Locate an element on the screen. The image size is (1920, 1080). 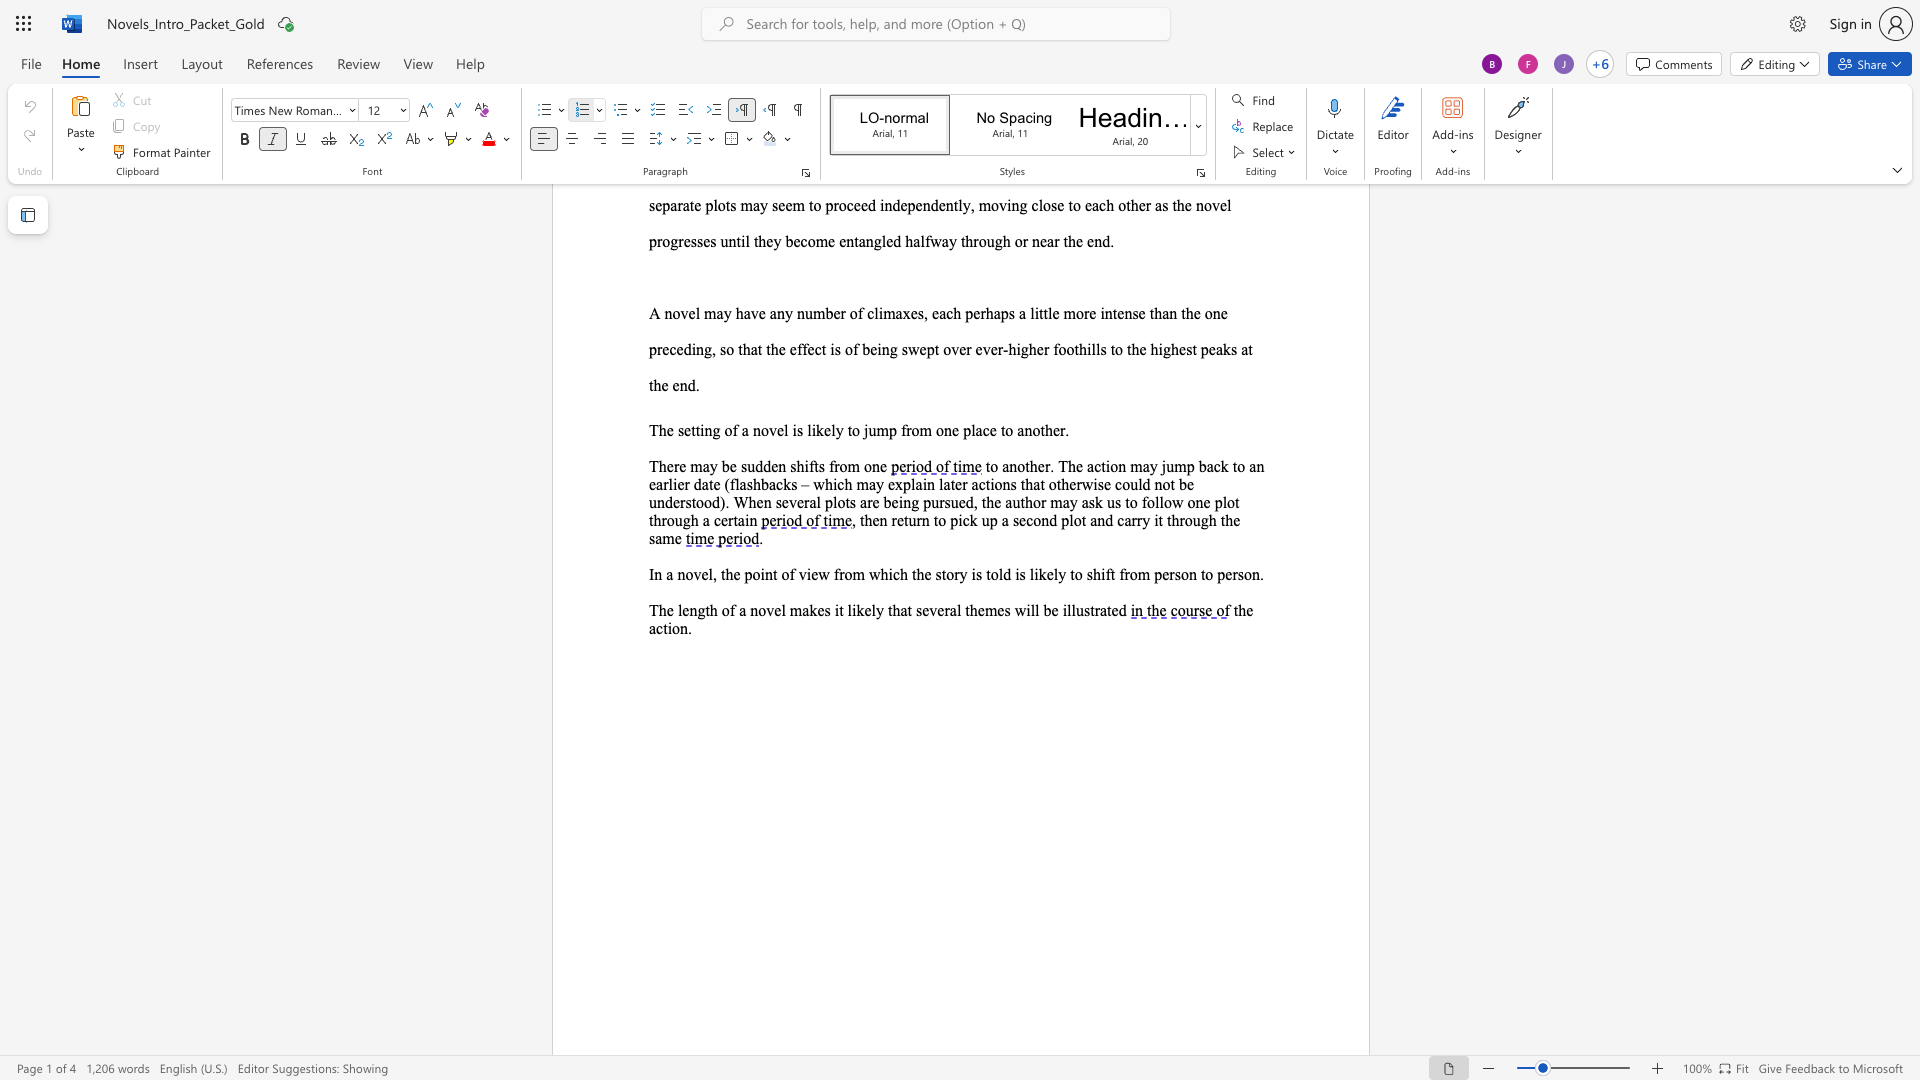
the space between the continuous character "t" and "h" in the text is located at coordinates (1237, 609).